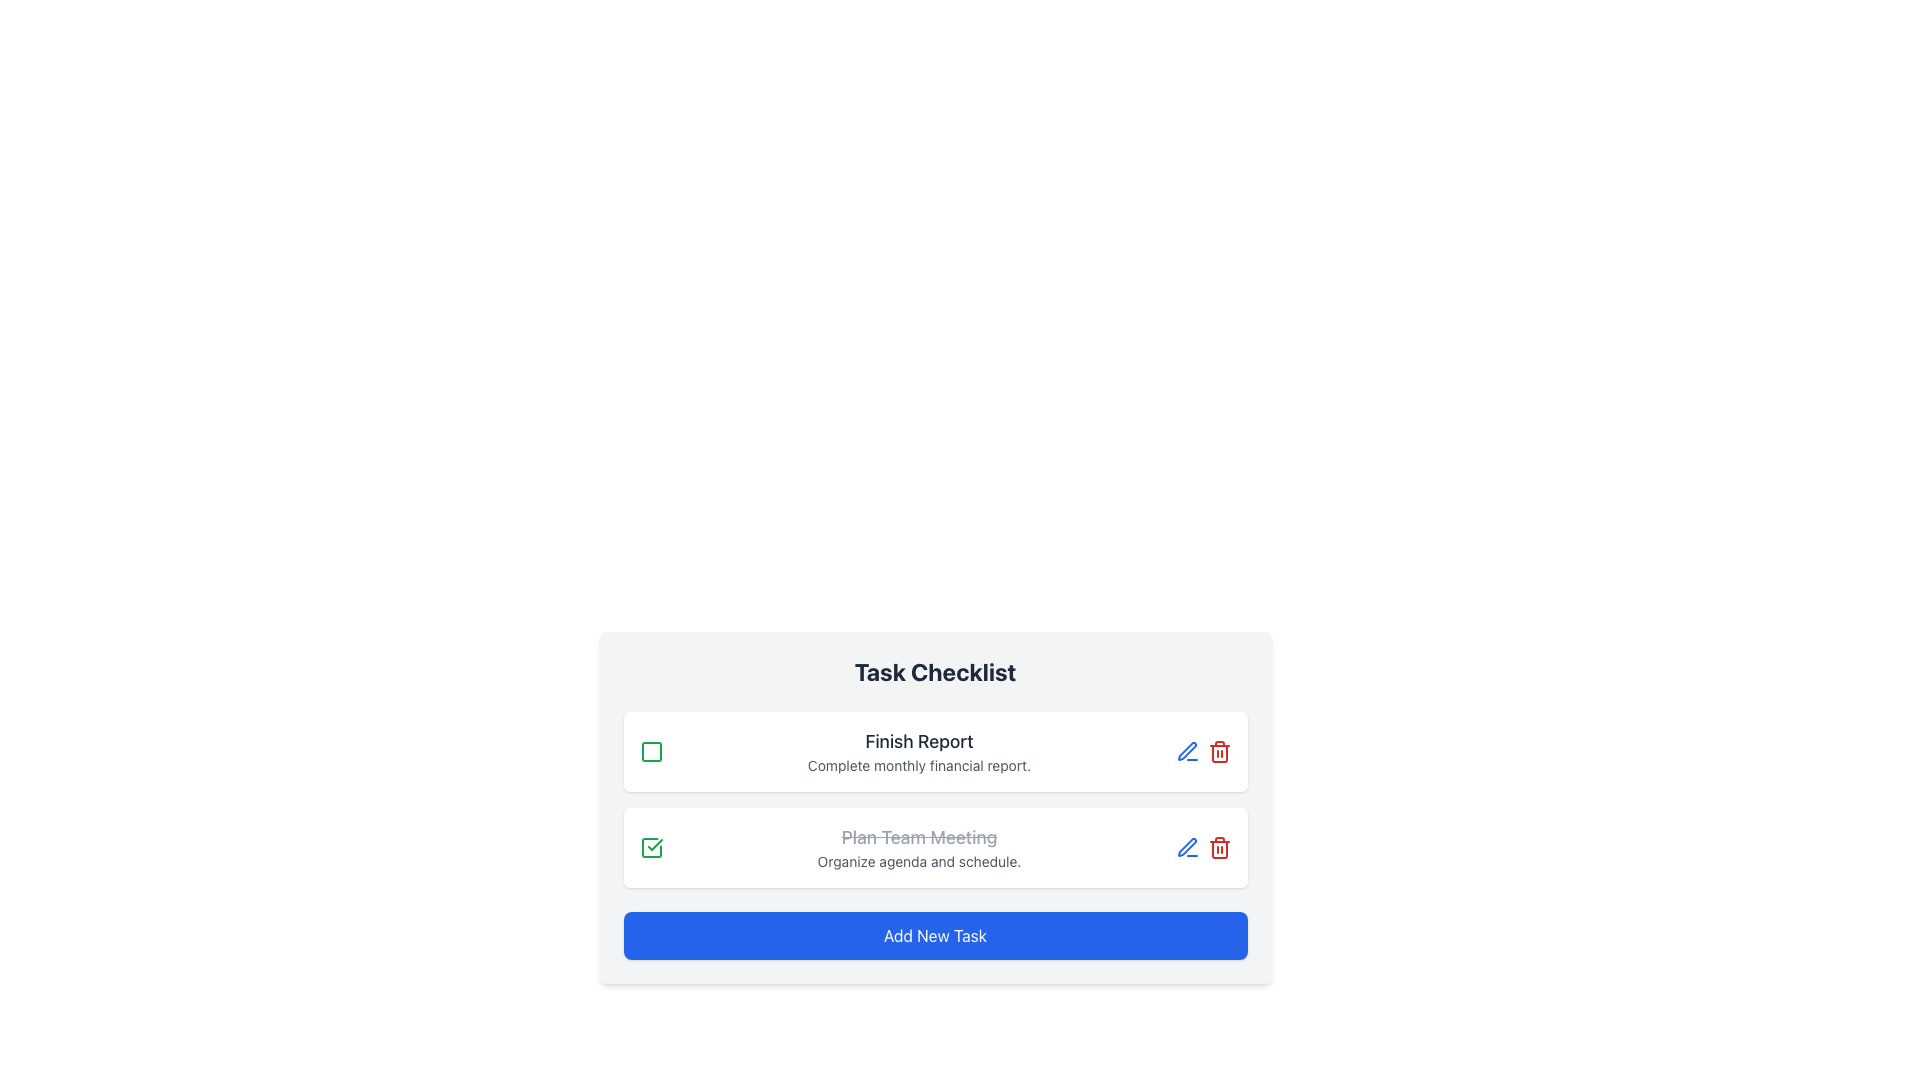 This screenshot has width=1920, height=1080. What do you see at coordinates (918, 765) in the screenshot?
I see `the text label providing context for the 'Finish Report' task, located centrally below the task title within the checklist entry` at bounding box center [918, 765].